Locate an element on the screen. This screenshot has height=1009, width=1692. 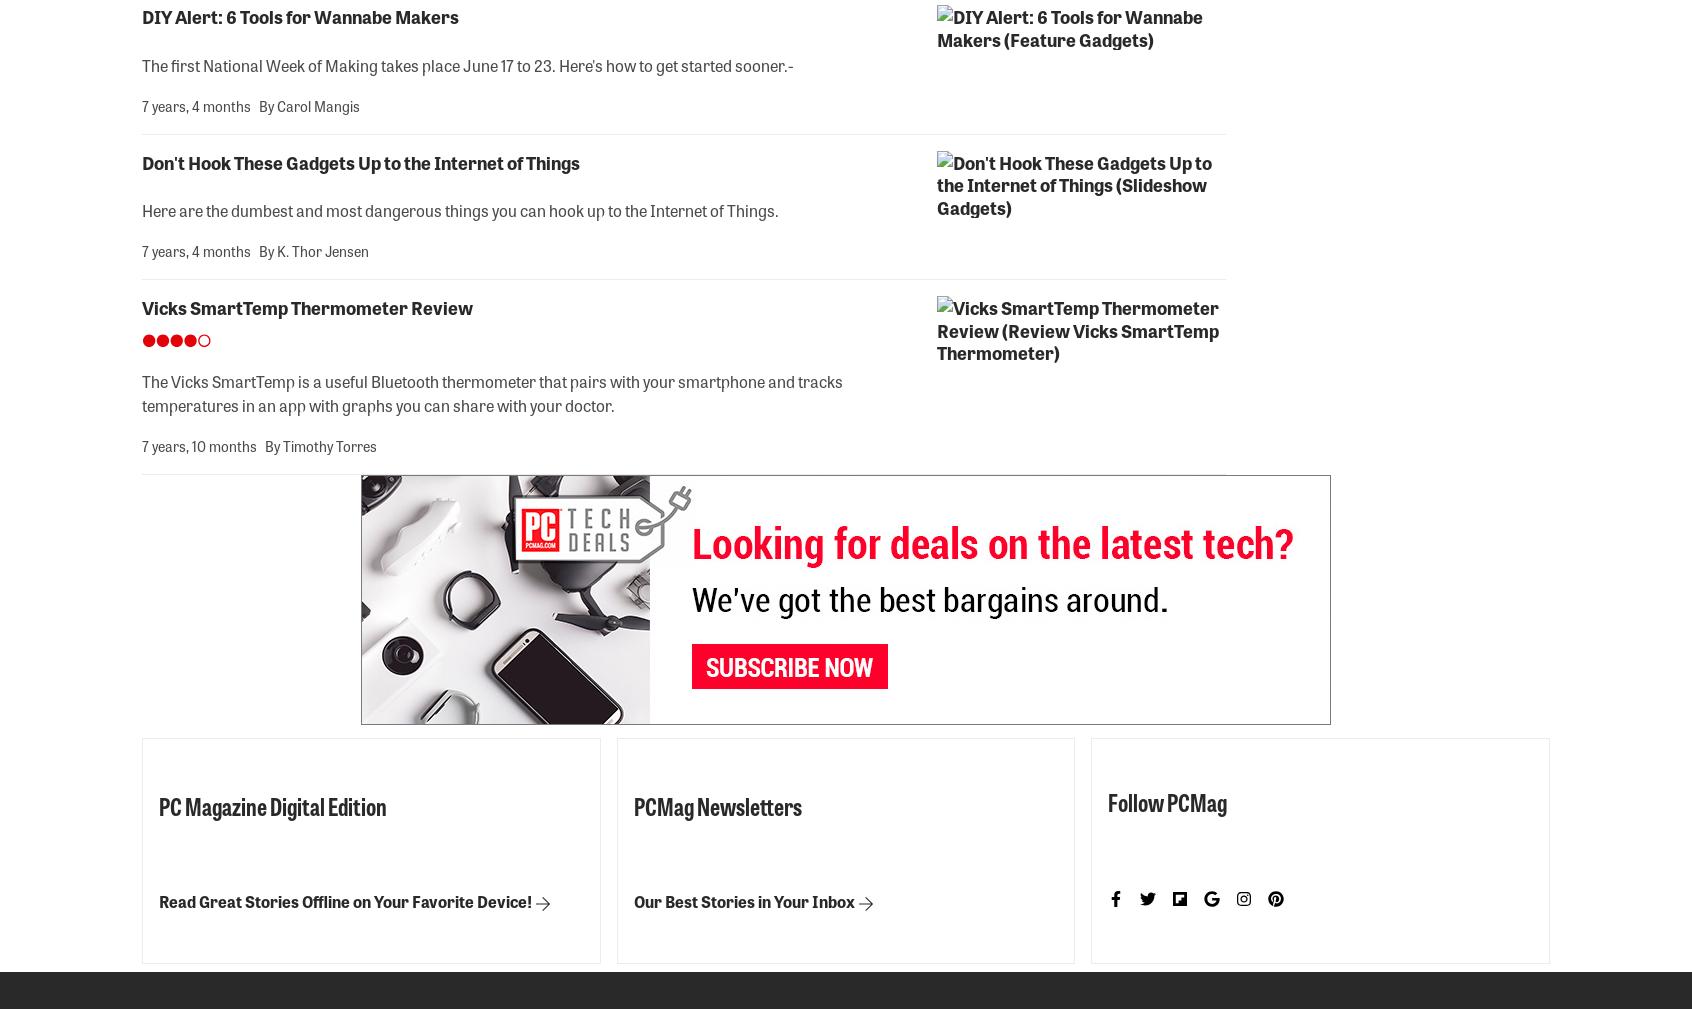
'Our Best Stories in Your Inbox' is located at coordinates (631, 900).